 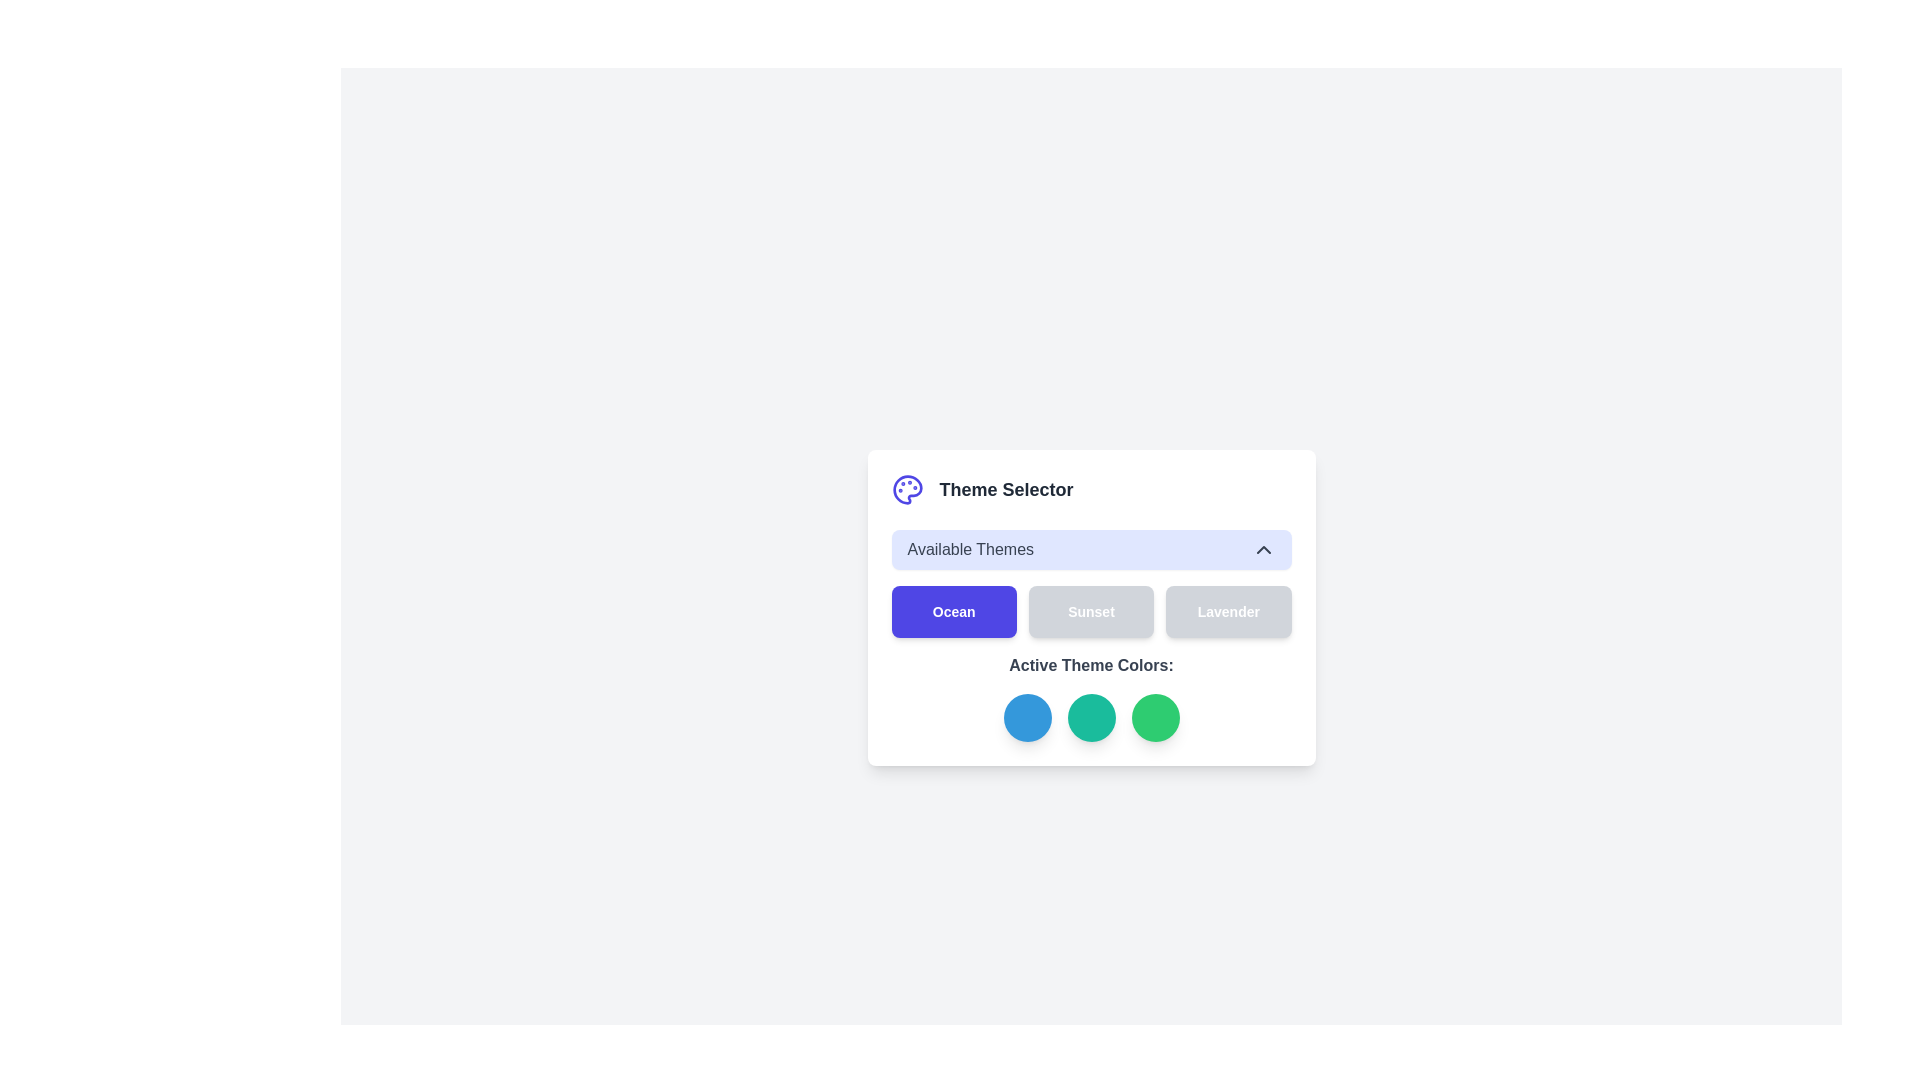 I want to click on the rightmost button labeled 'Lavender', so click(x=1227, y=611).